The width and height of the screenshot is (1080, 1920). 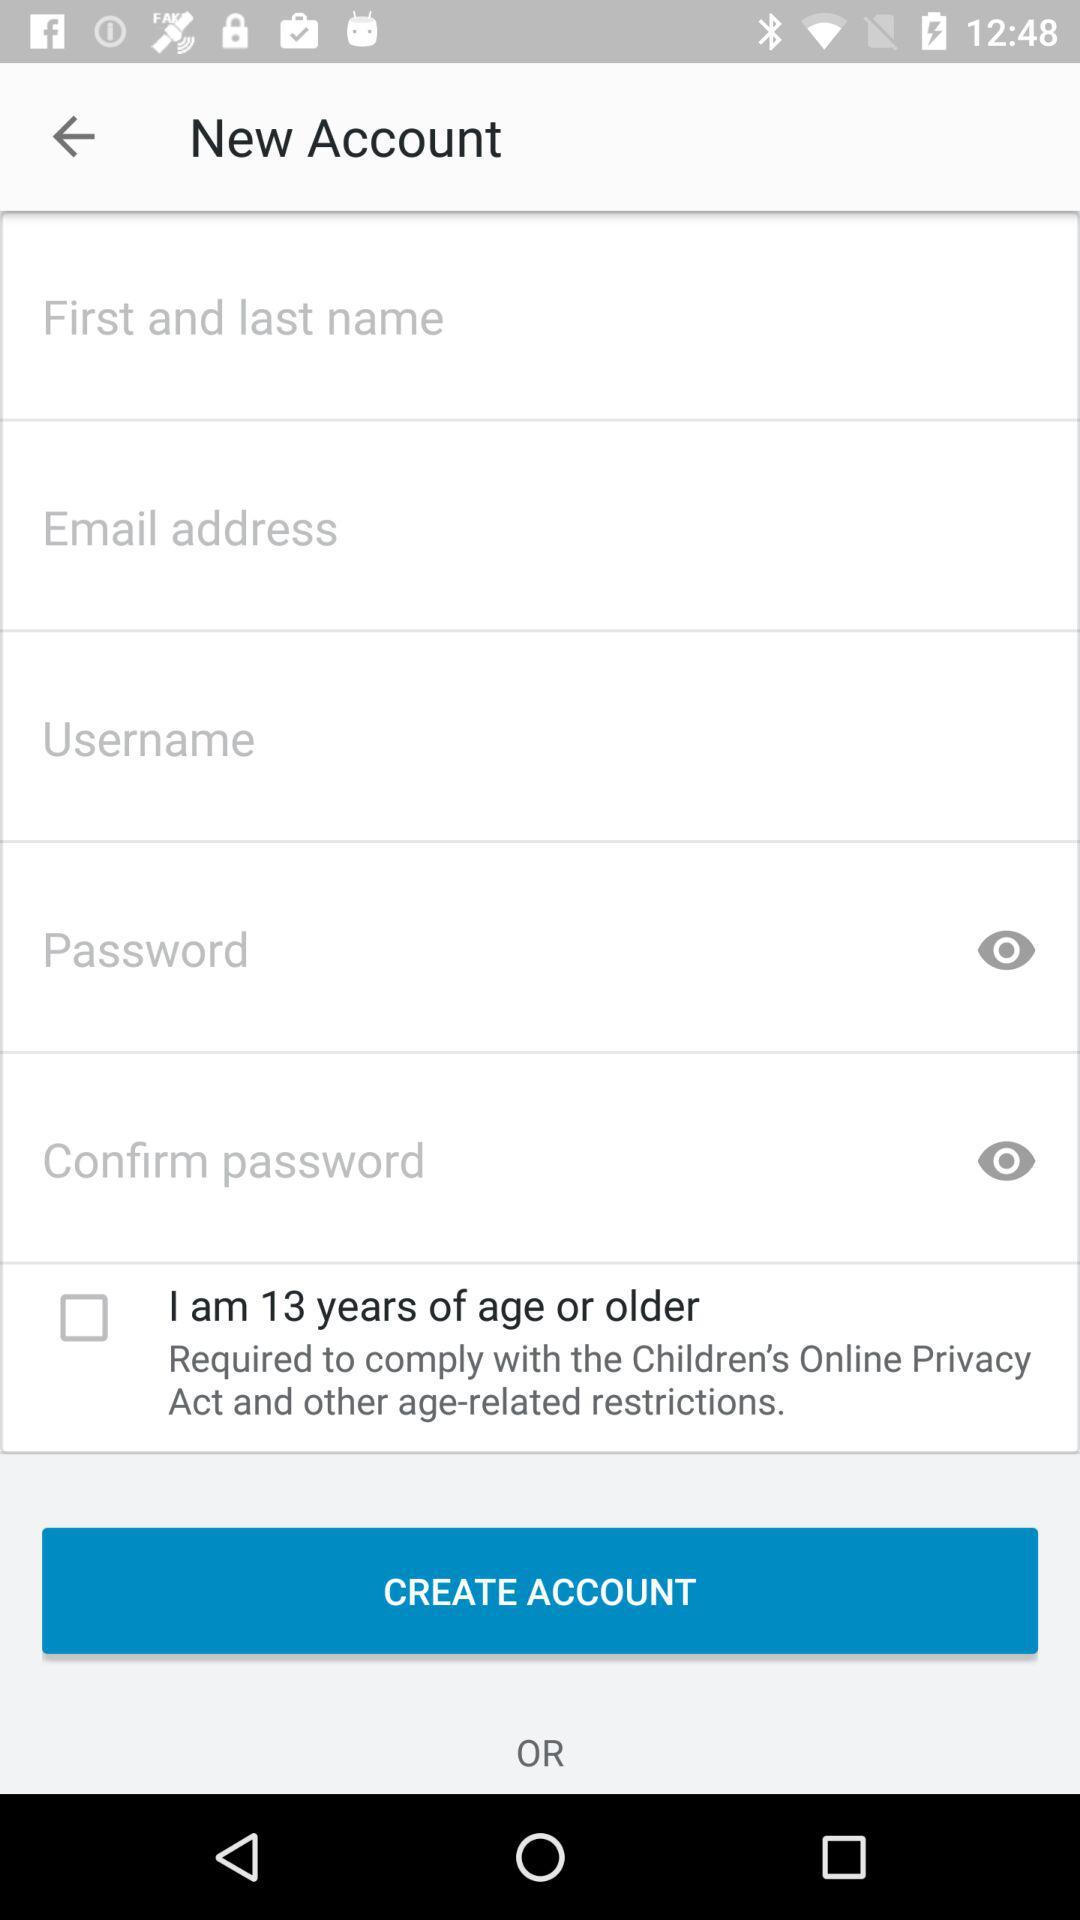 I want to click on plaintext of the password entered, so click(x=1006, y=941).